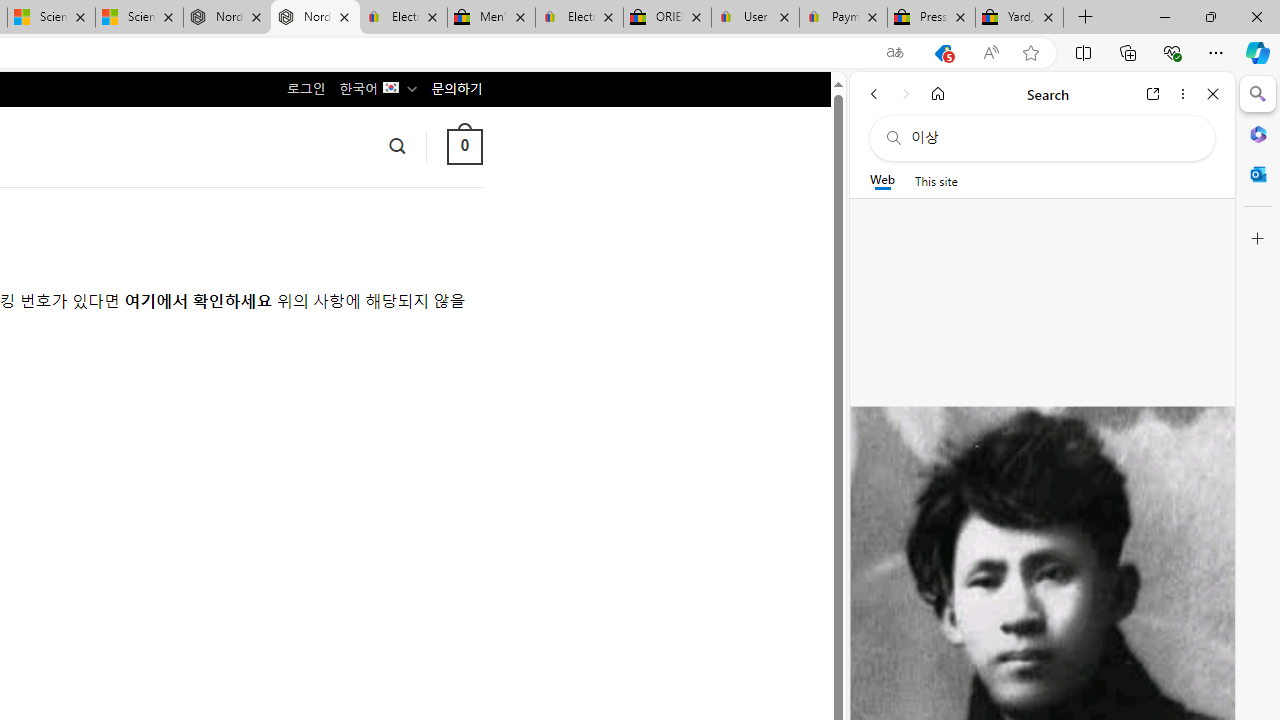  What do you see at coordinates (463, 145) in the screenshot?
I see `' 0 '` at bounding box center [463, 145].